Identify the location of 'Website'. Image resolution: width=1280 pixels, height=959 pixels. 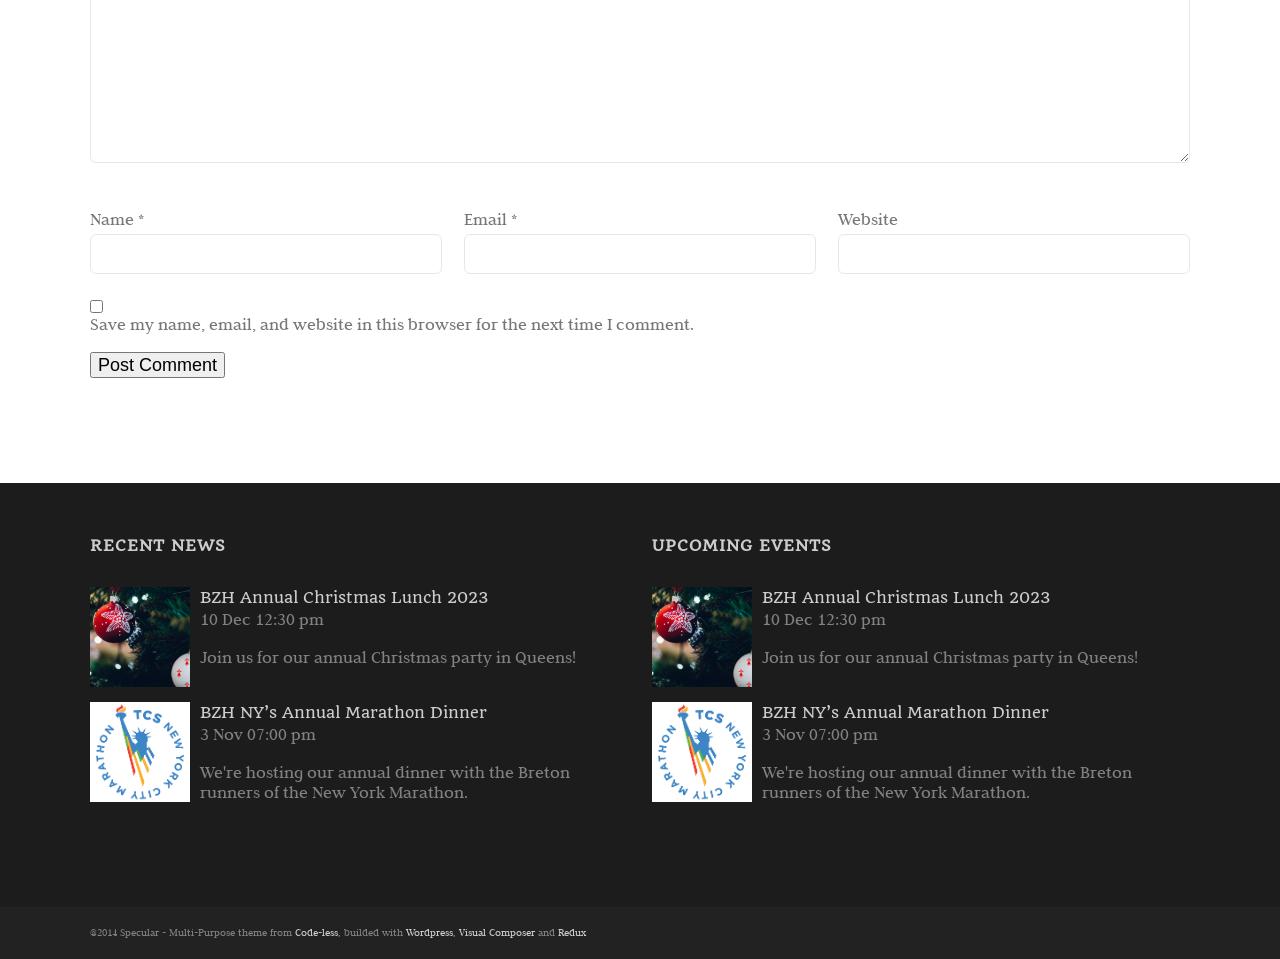
(838, 217).